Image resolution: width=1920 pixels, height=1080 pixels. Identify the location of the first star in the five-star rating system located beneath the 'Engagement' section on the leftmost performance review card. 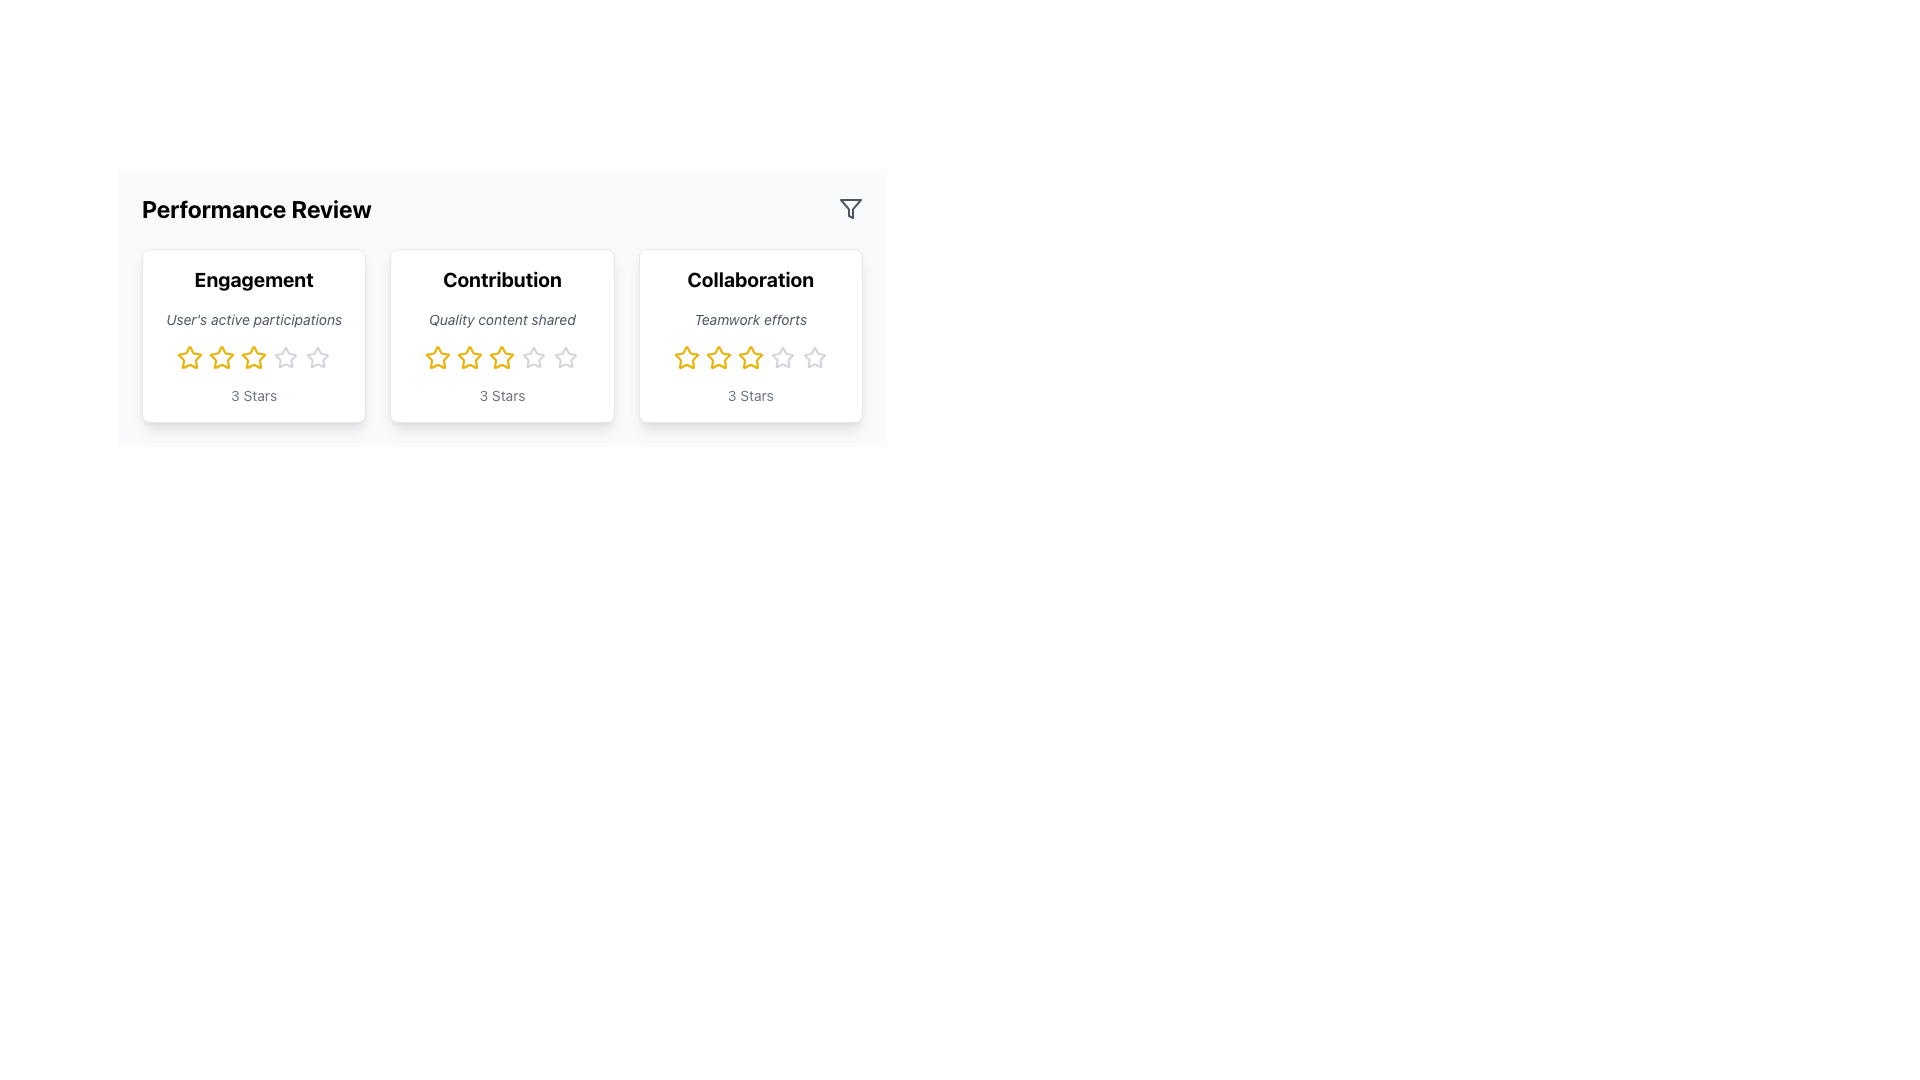
(190, 357).